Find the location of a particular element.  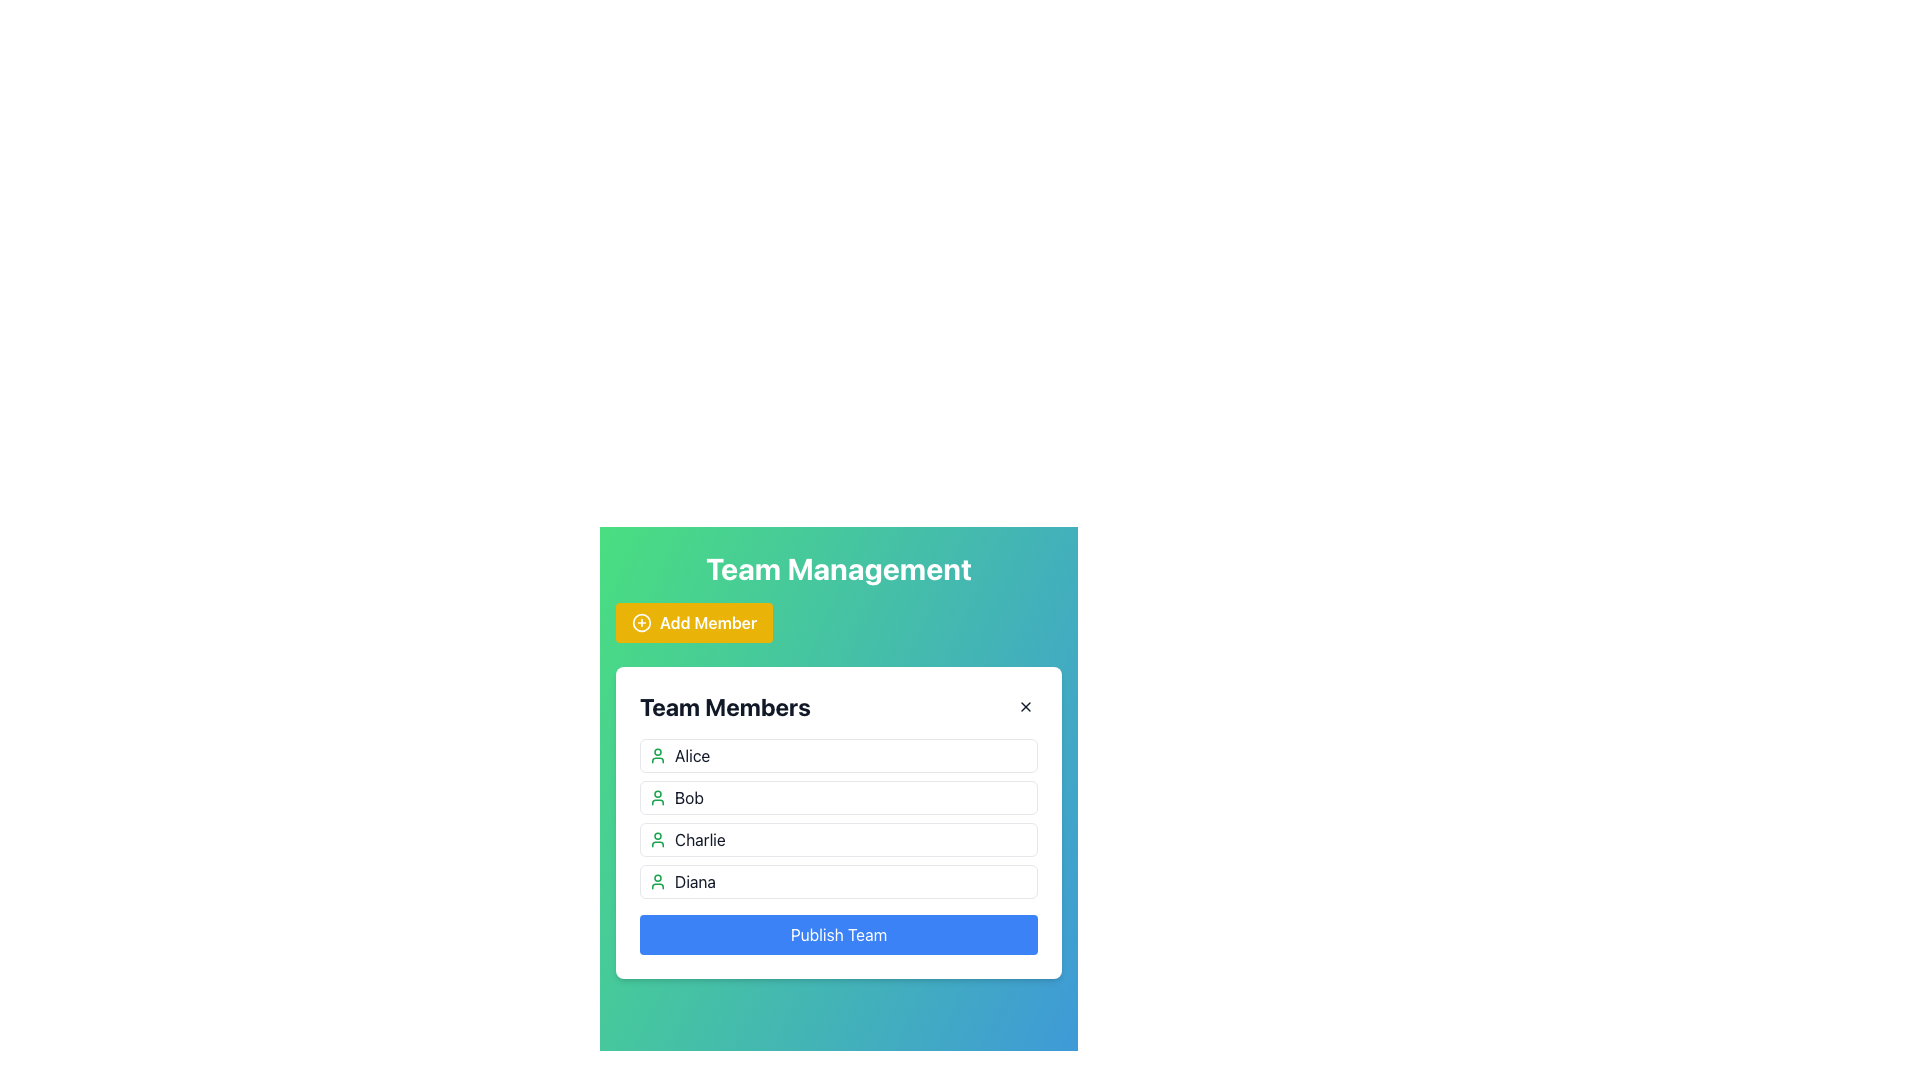

the Icon to the left of the 'Add Member' button, which serves as a visual indicator for adding members to the team is located at coordinates (642, 622).